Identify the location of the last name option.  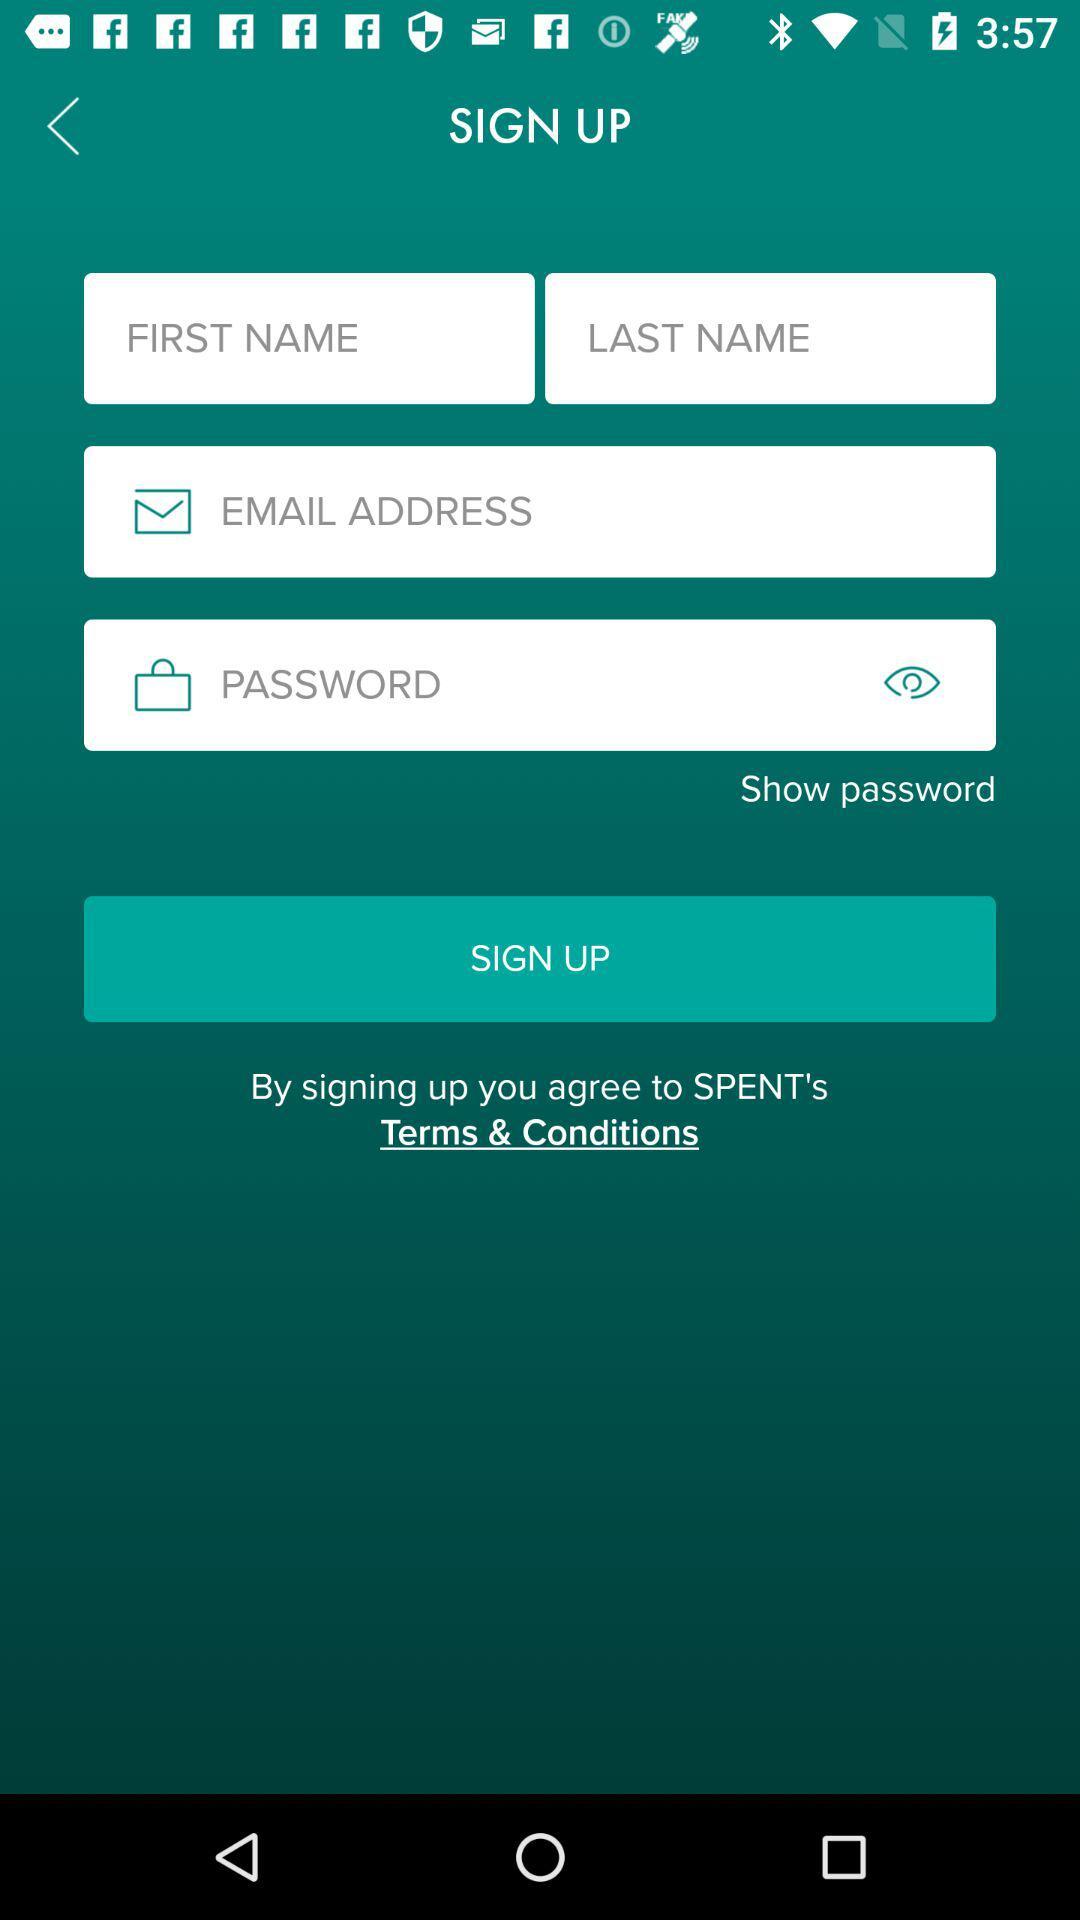
(769, 338).